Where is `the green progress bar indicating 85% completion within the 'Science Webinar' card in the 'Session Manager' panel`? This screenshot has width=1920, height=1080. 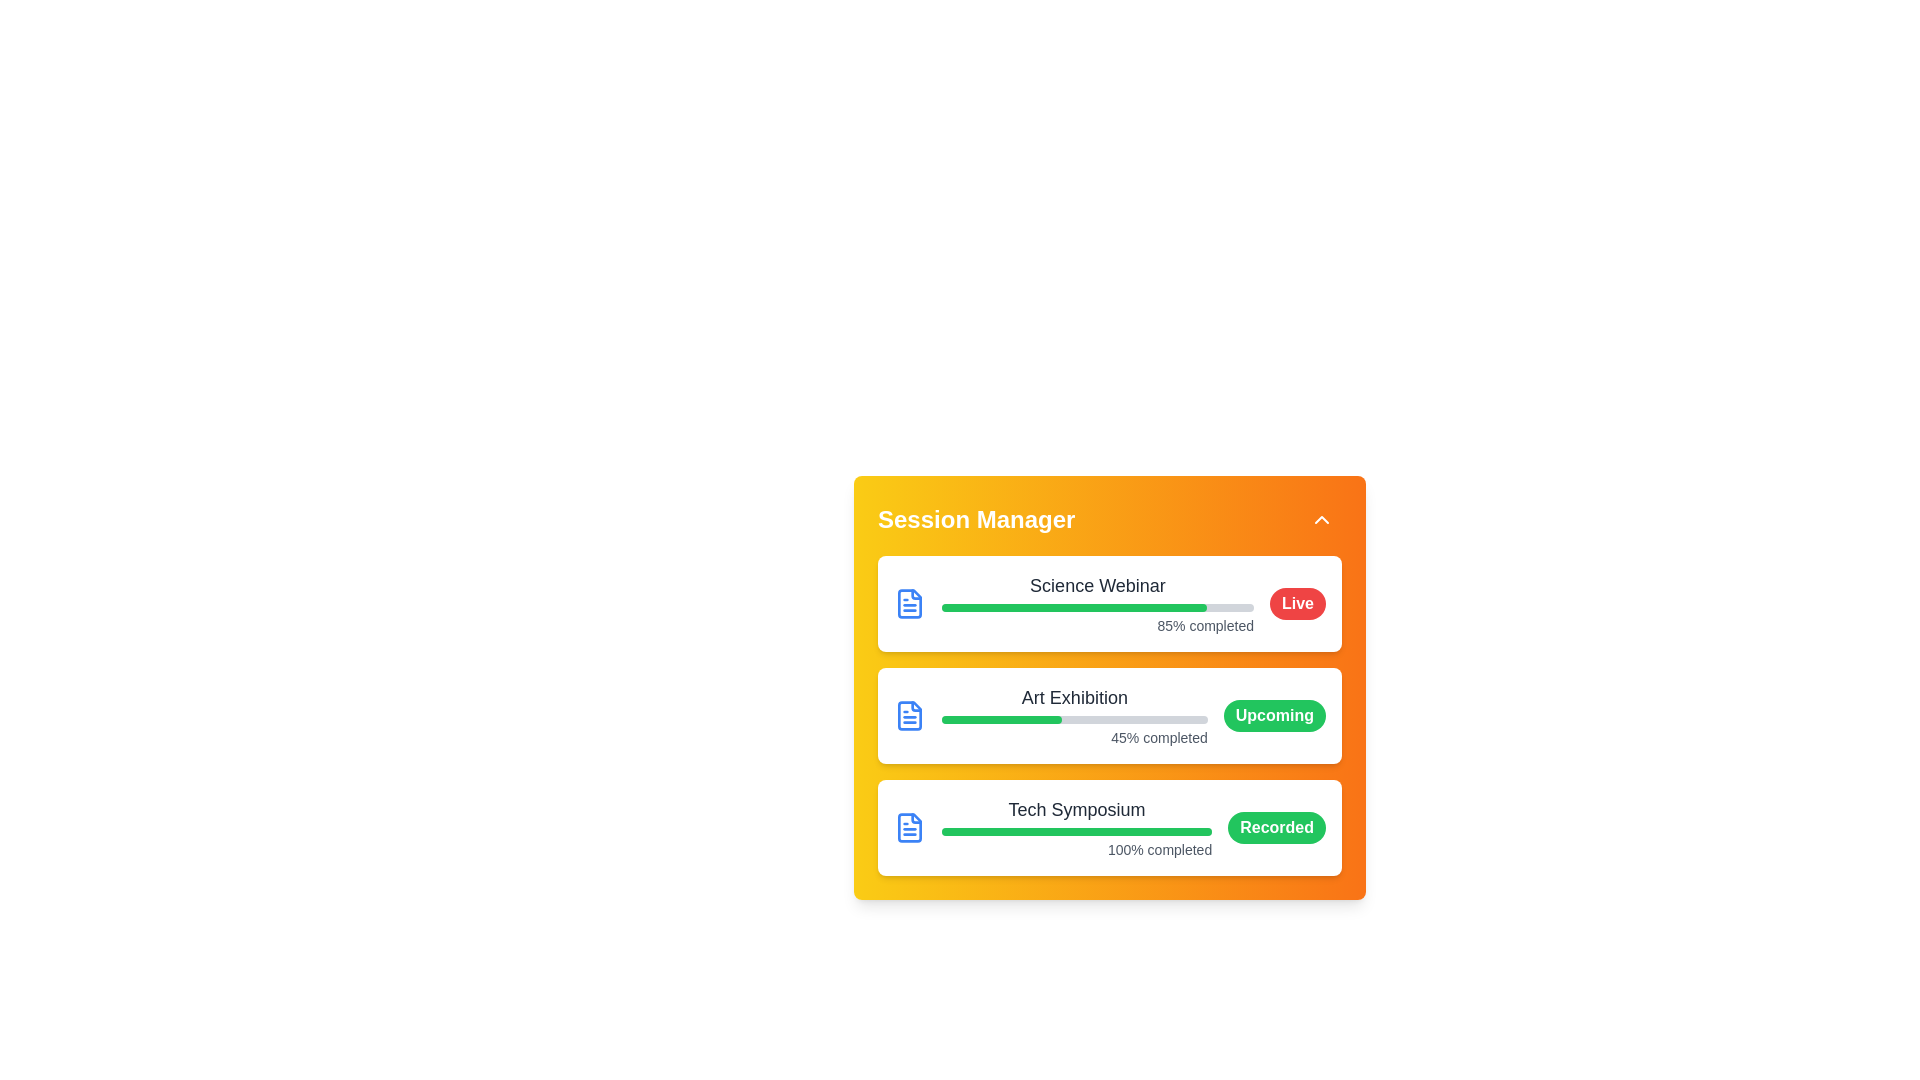
the green progress bar indicating 85% completion within the 'Science Webinar' card in the 'Session Manager' panel is located at coordinates (1073, 607).